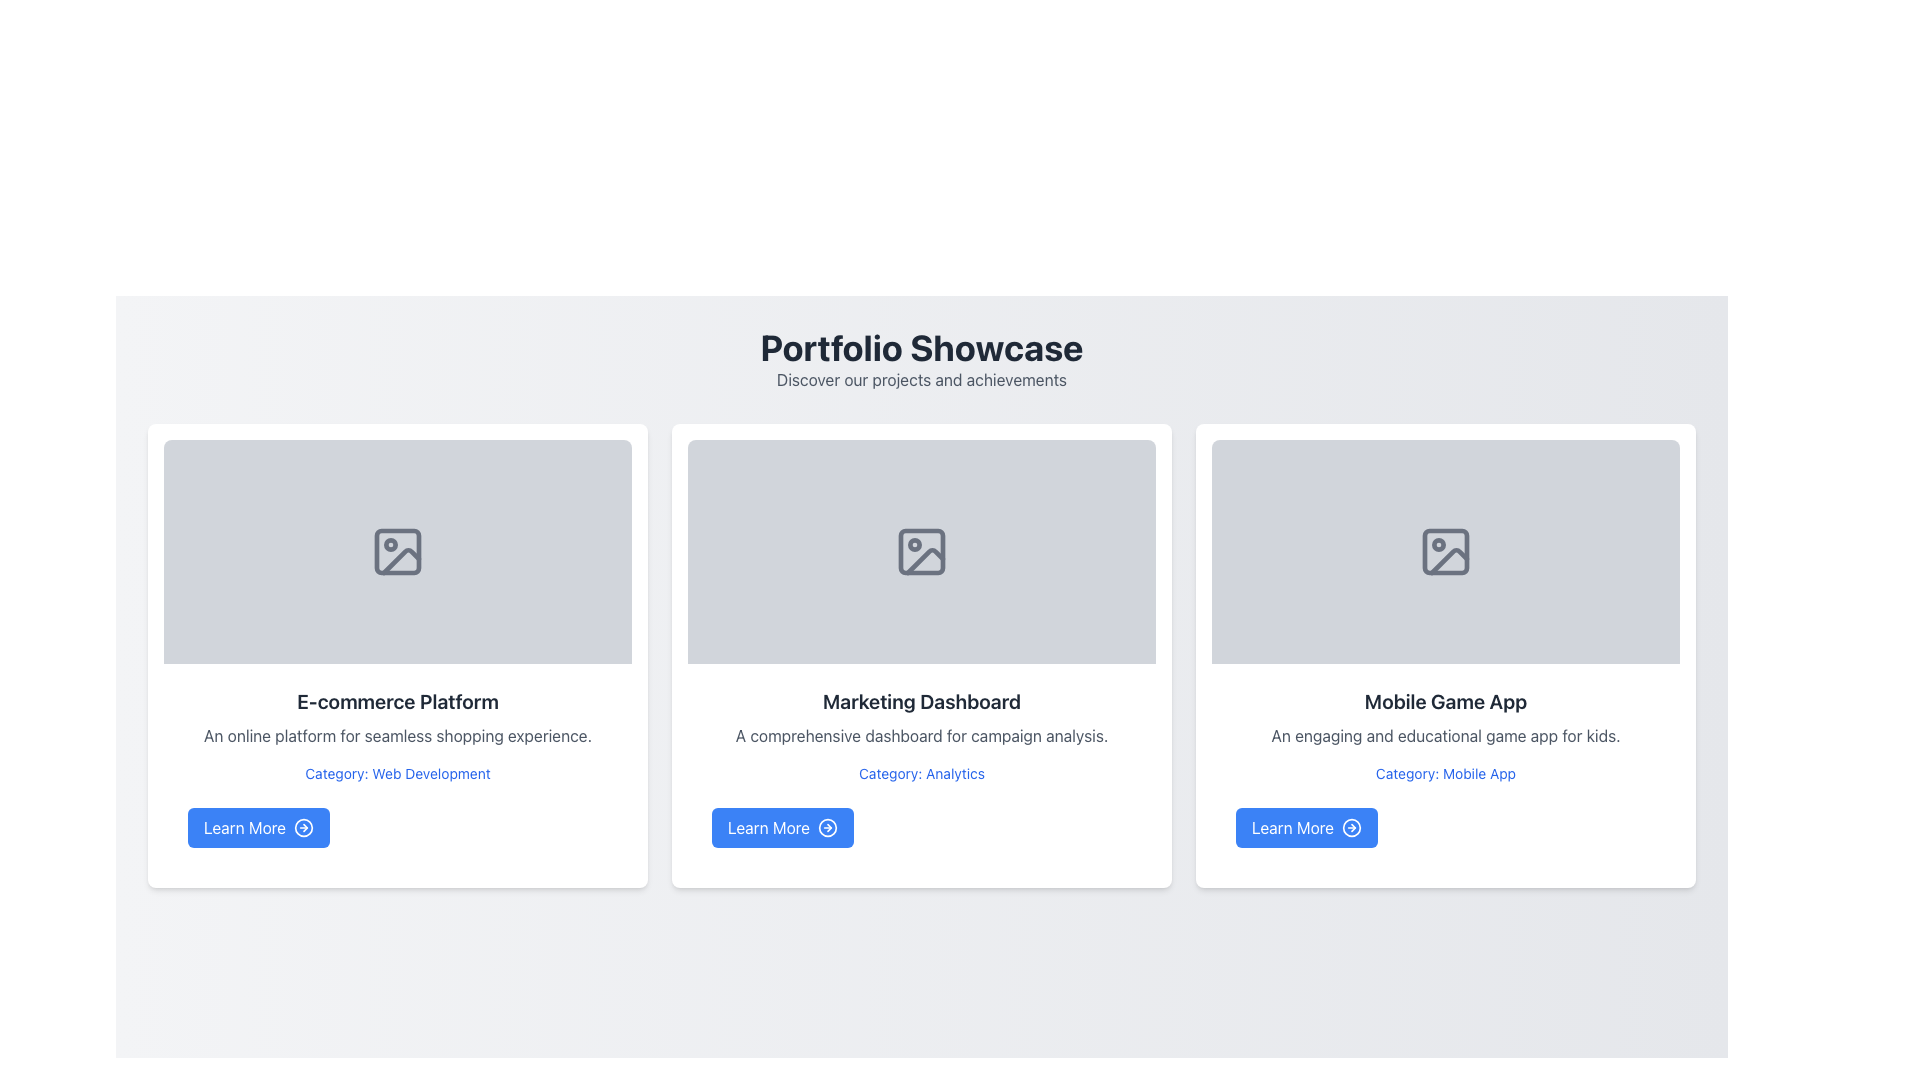  I want to click on the placeholder icon suggesting an image area located in the center of the first card under the title 'Portfolio Showcase' and above the 'Learn More' button, so click(398, 551).